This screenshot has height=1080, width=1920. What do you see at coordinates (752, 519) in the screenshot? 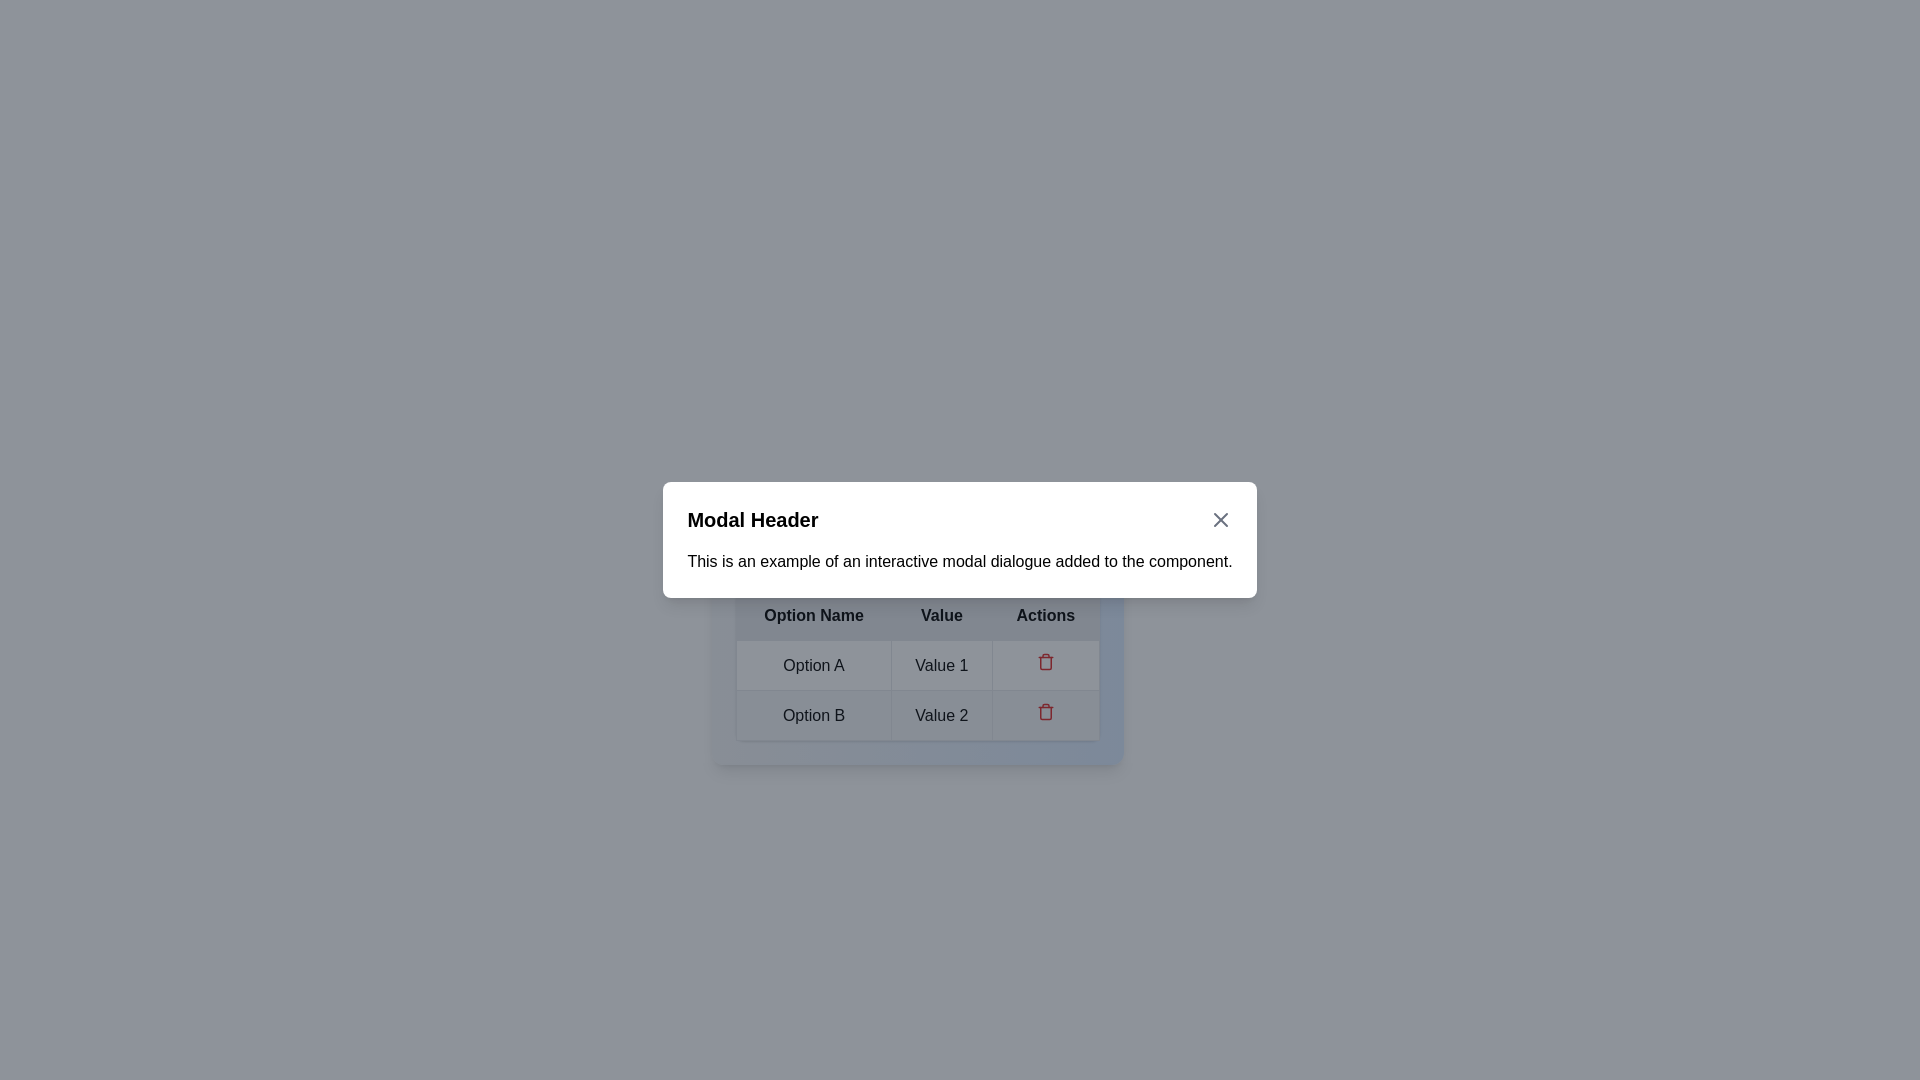
I see `text label that displays 'Modal Header', which is a bold title at the top of the modal dialog box` at bounding box center [752, 519].